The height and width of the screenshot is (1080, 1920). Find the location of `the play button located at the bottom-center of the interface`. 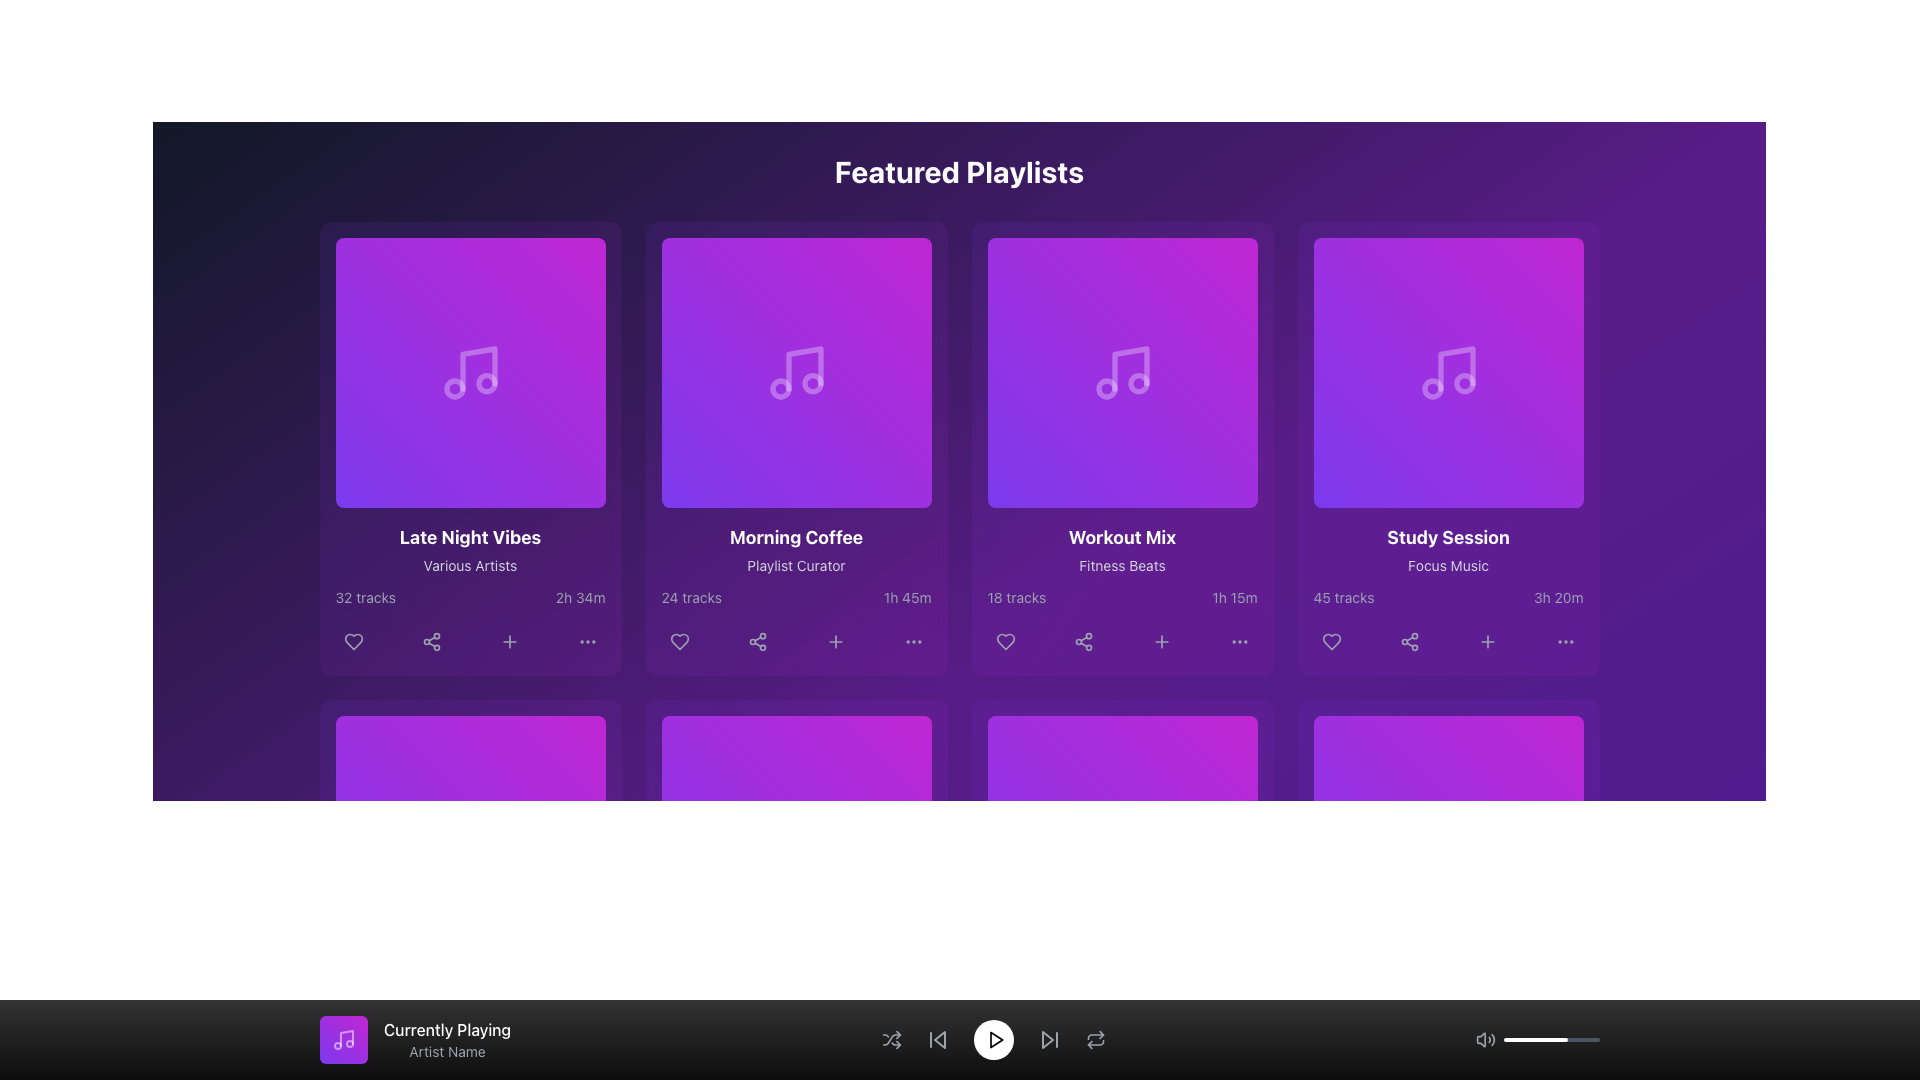

the play button located at the bottom-center of the interface is located at coordinates (993, 1039).